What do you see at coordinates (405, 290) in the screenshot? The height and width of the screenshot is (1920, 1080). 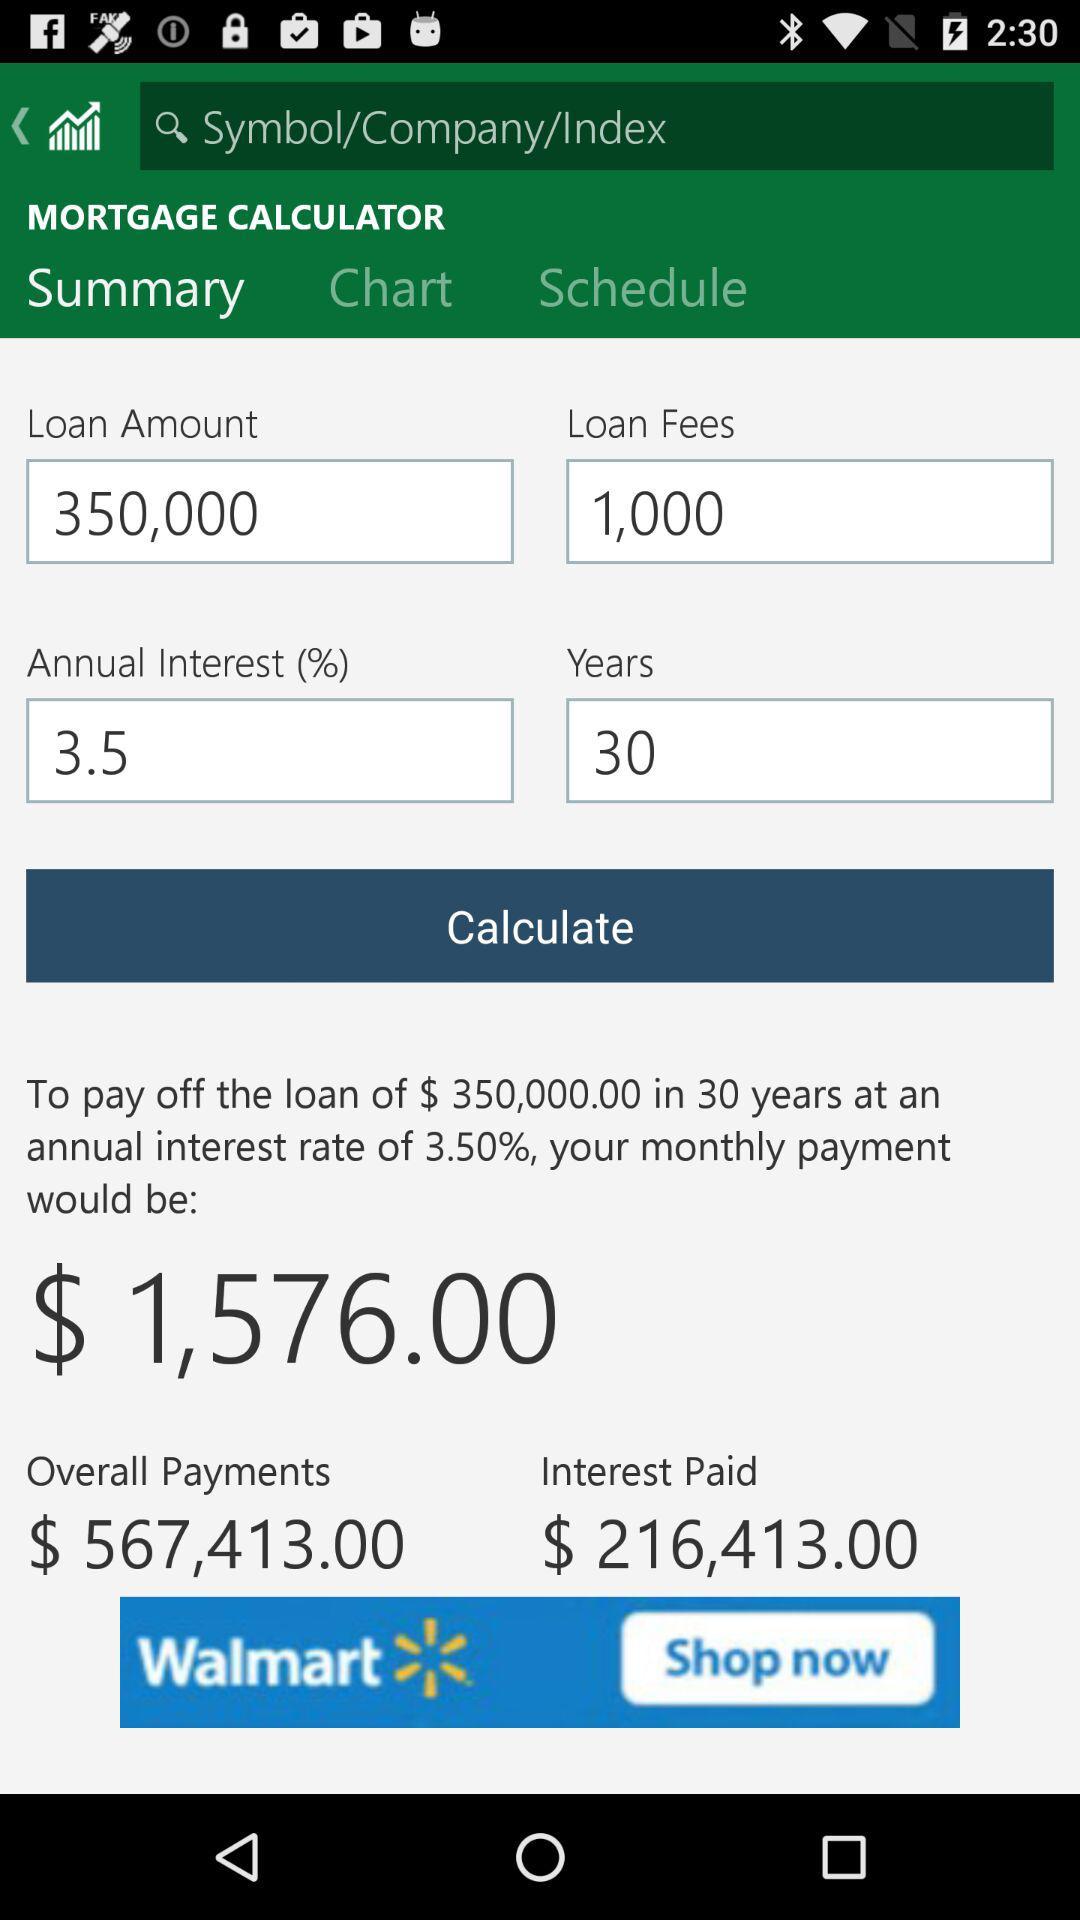 I see `the chart item` at bounding box center [405, 290].